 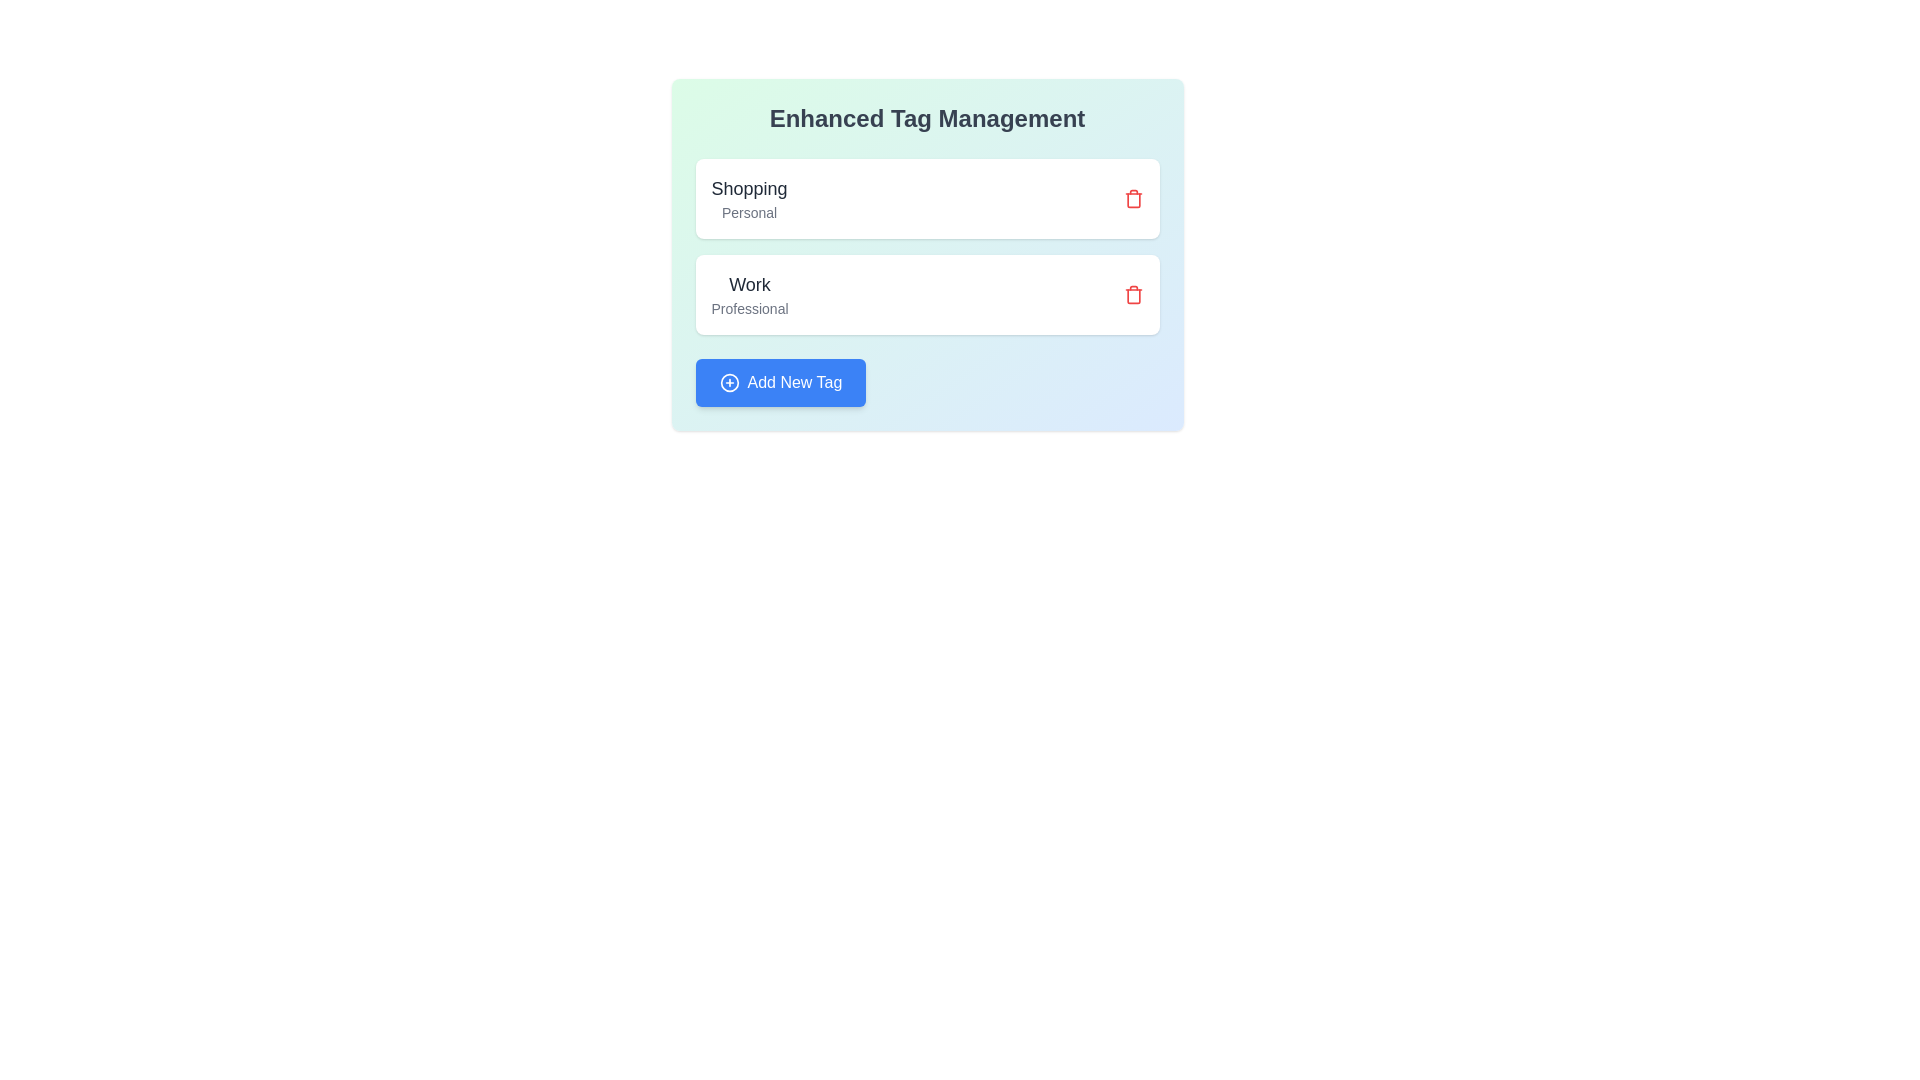 I want to click on the delete button (icon button) located at the top-right corner of the 'Shopping Personal' card, so click(x=1133, y=199).